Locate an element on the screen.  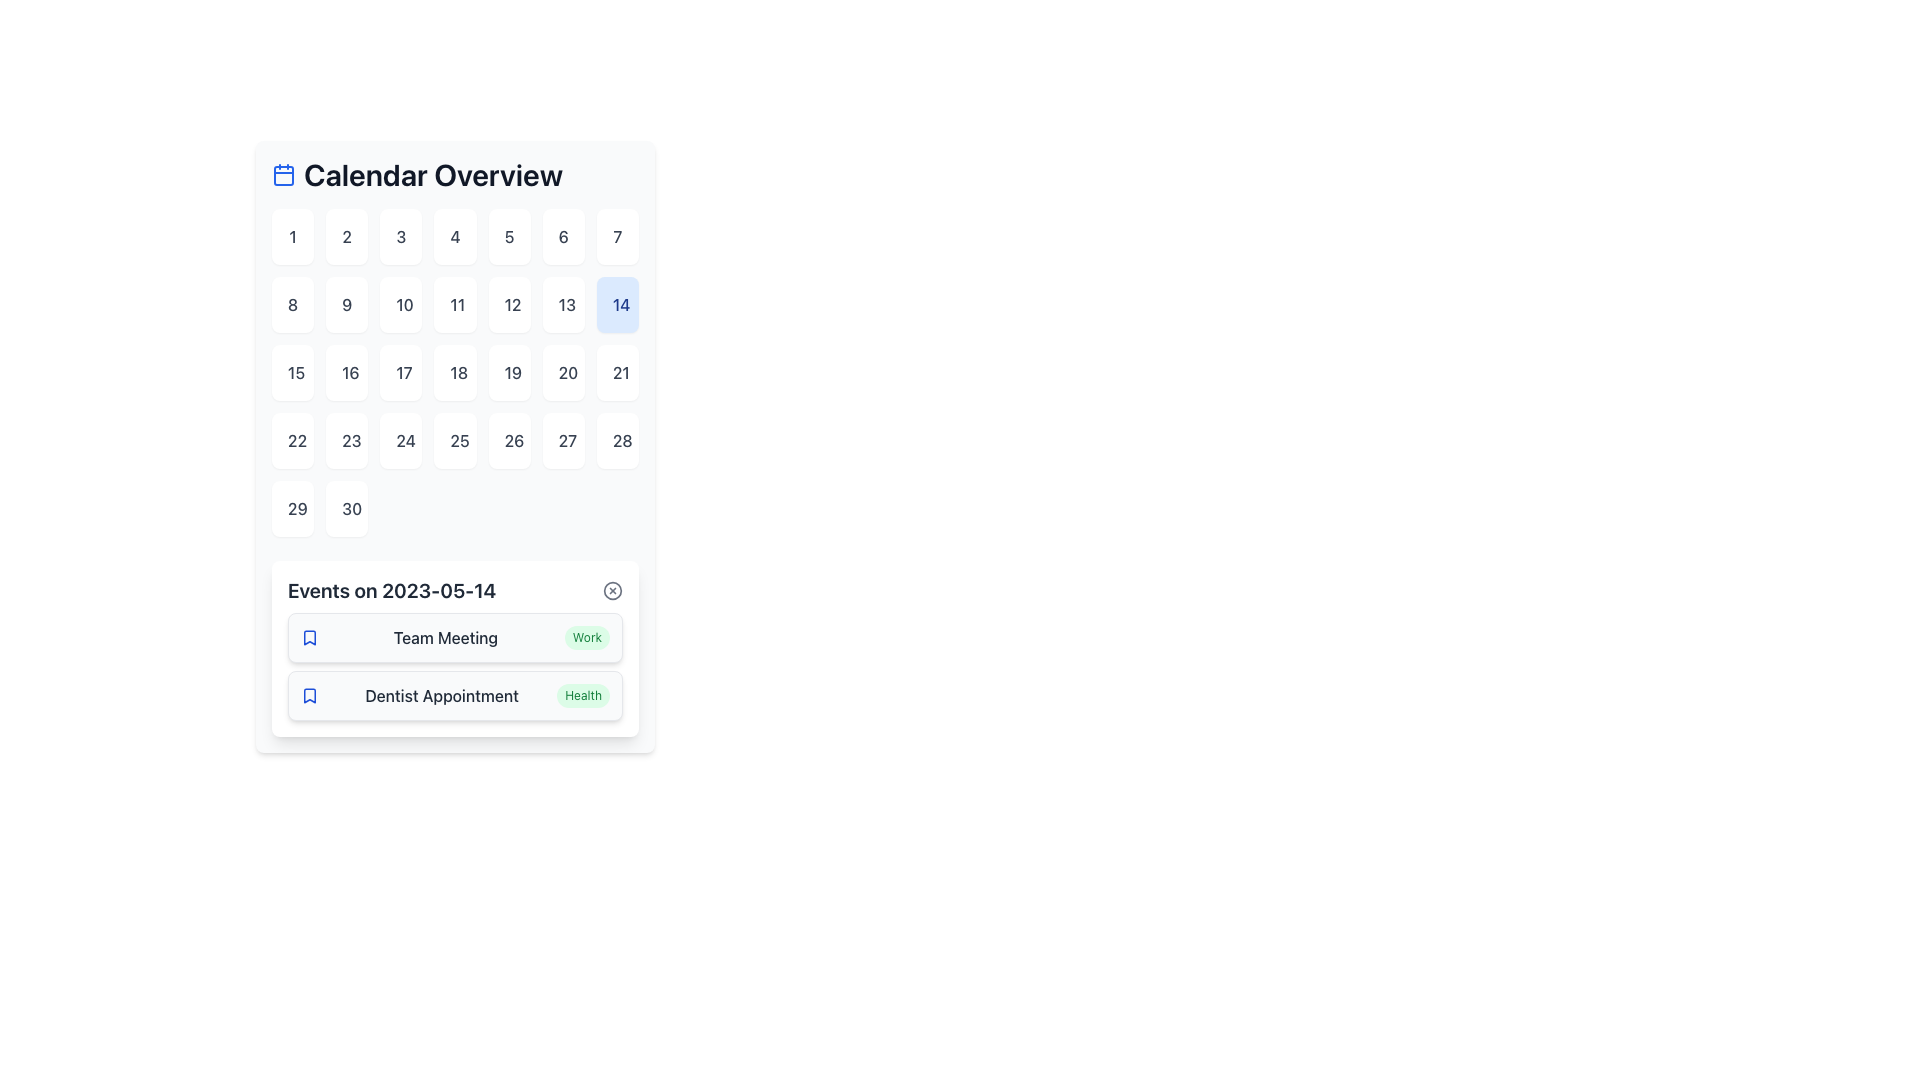
the button representing the date in the calendar interface located in the second row and fourth column under 'Calendar Overview' is located at coordinates (454, 304).